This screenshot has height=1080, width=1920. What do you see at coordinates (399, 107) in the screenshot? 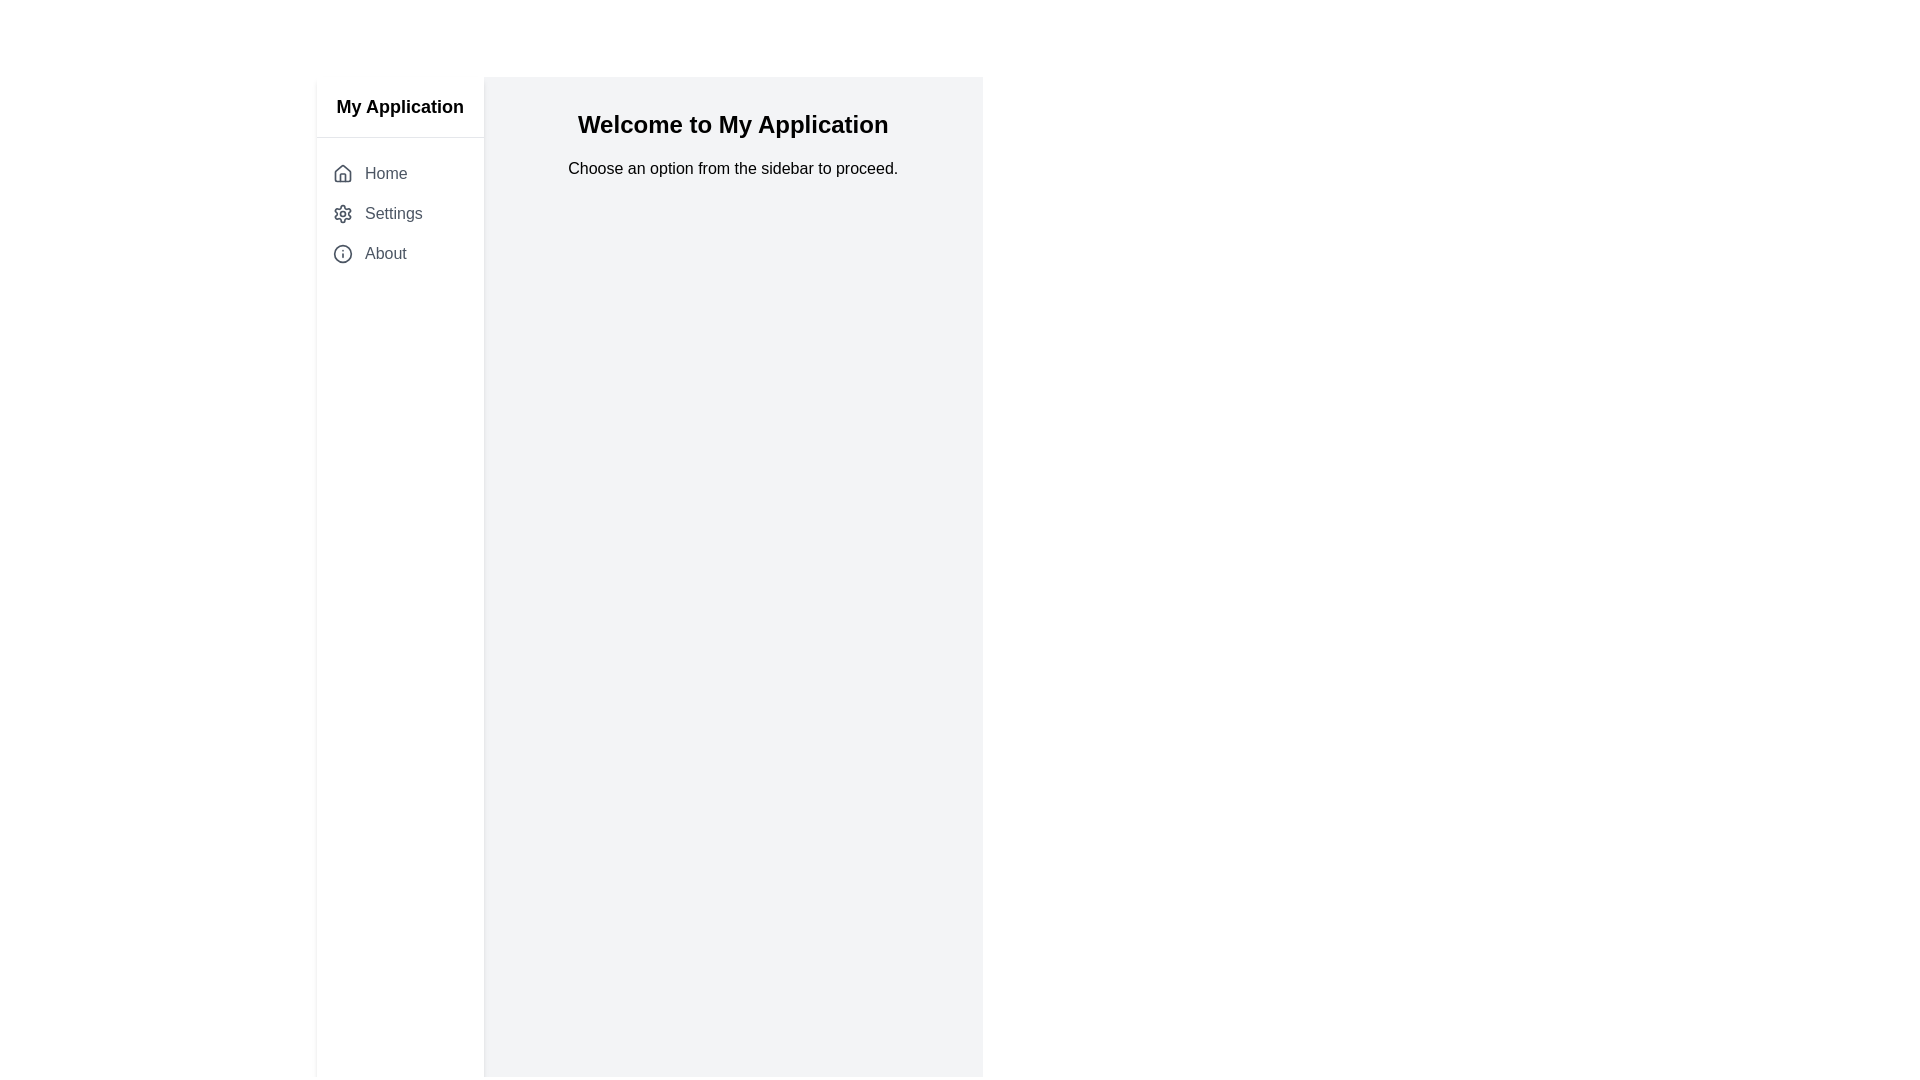
I see `the branding text label located at the top of the left pane, above the navigation items for potential interactions` at bounding box center [399, 107].